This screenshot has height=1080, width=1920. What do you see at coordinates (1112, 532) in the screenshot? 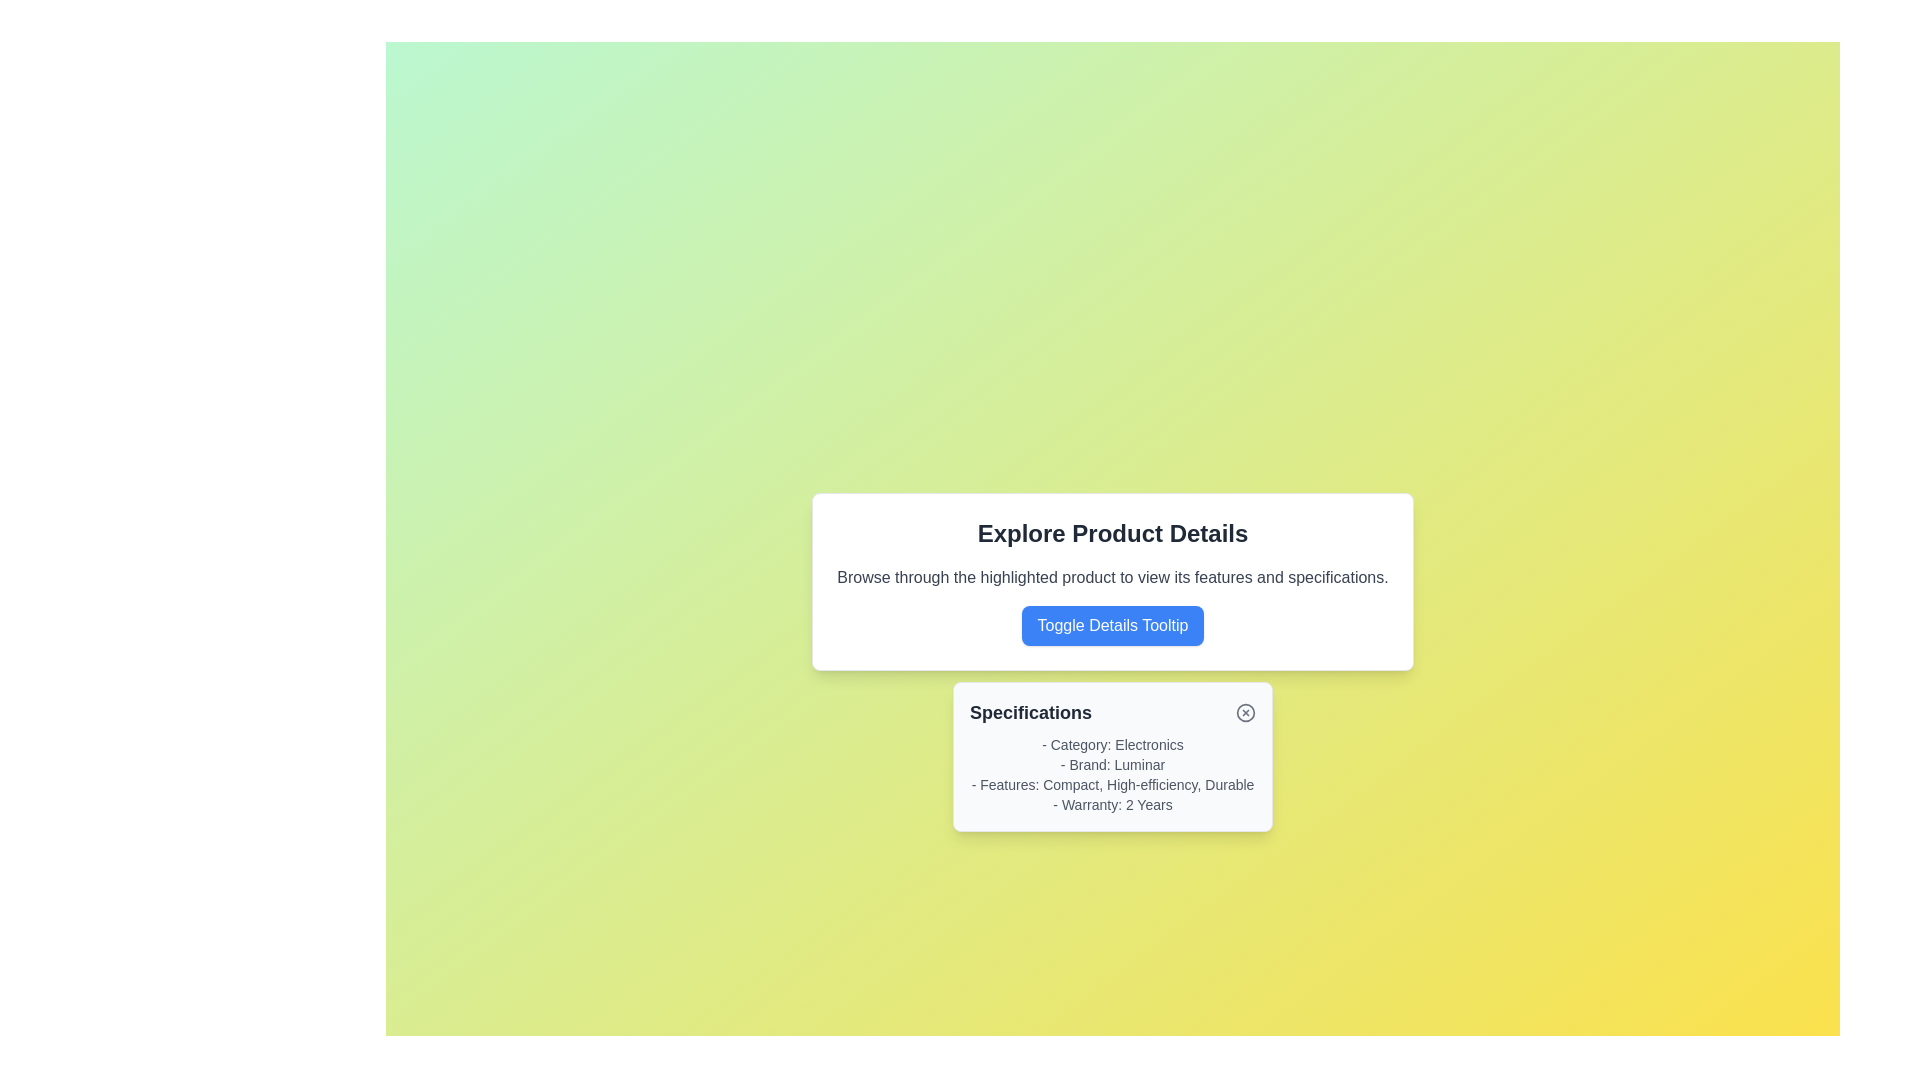
I see `the Text Label that serves as the title or headline of the section, which is positioned above the description paragraph` at bounding box center [1112, 532].